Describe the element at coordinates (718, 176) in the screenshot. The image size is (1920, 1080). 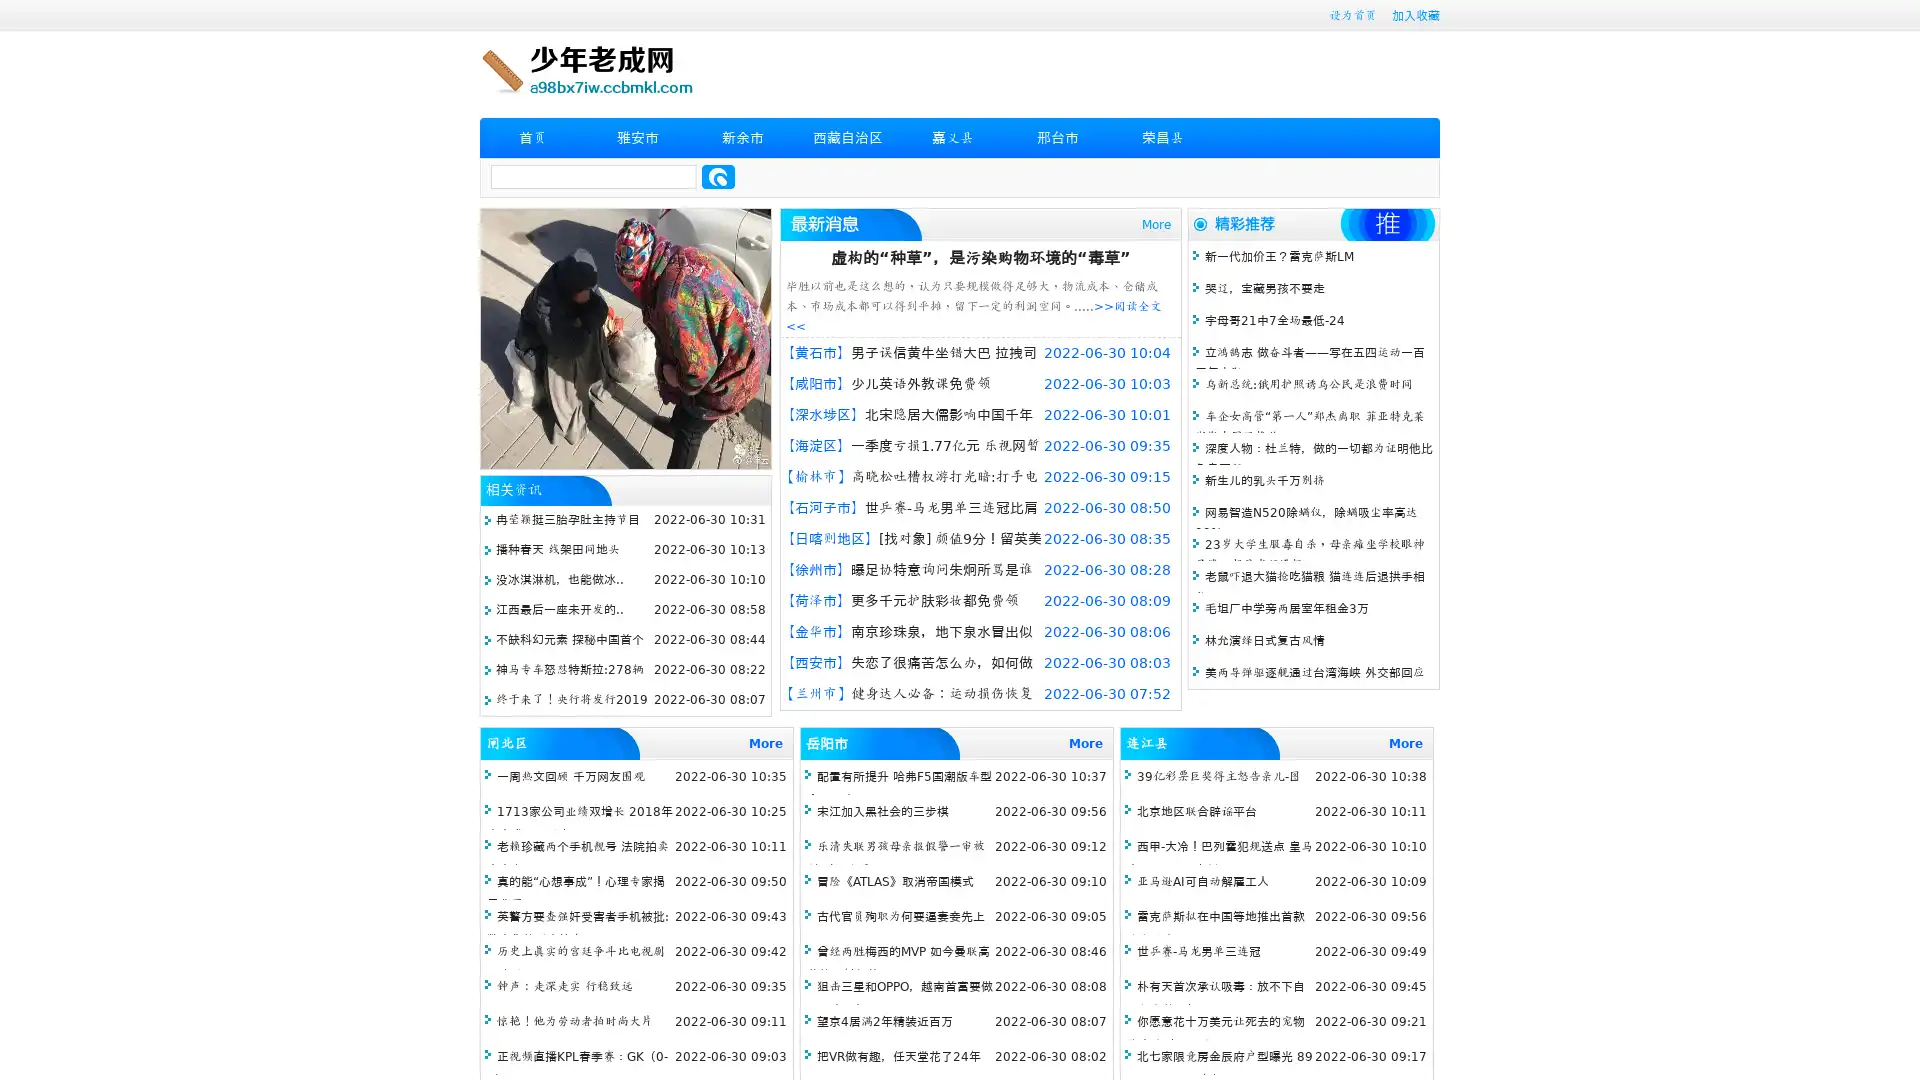
I see `Search` at that location.